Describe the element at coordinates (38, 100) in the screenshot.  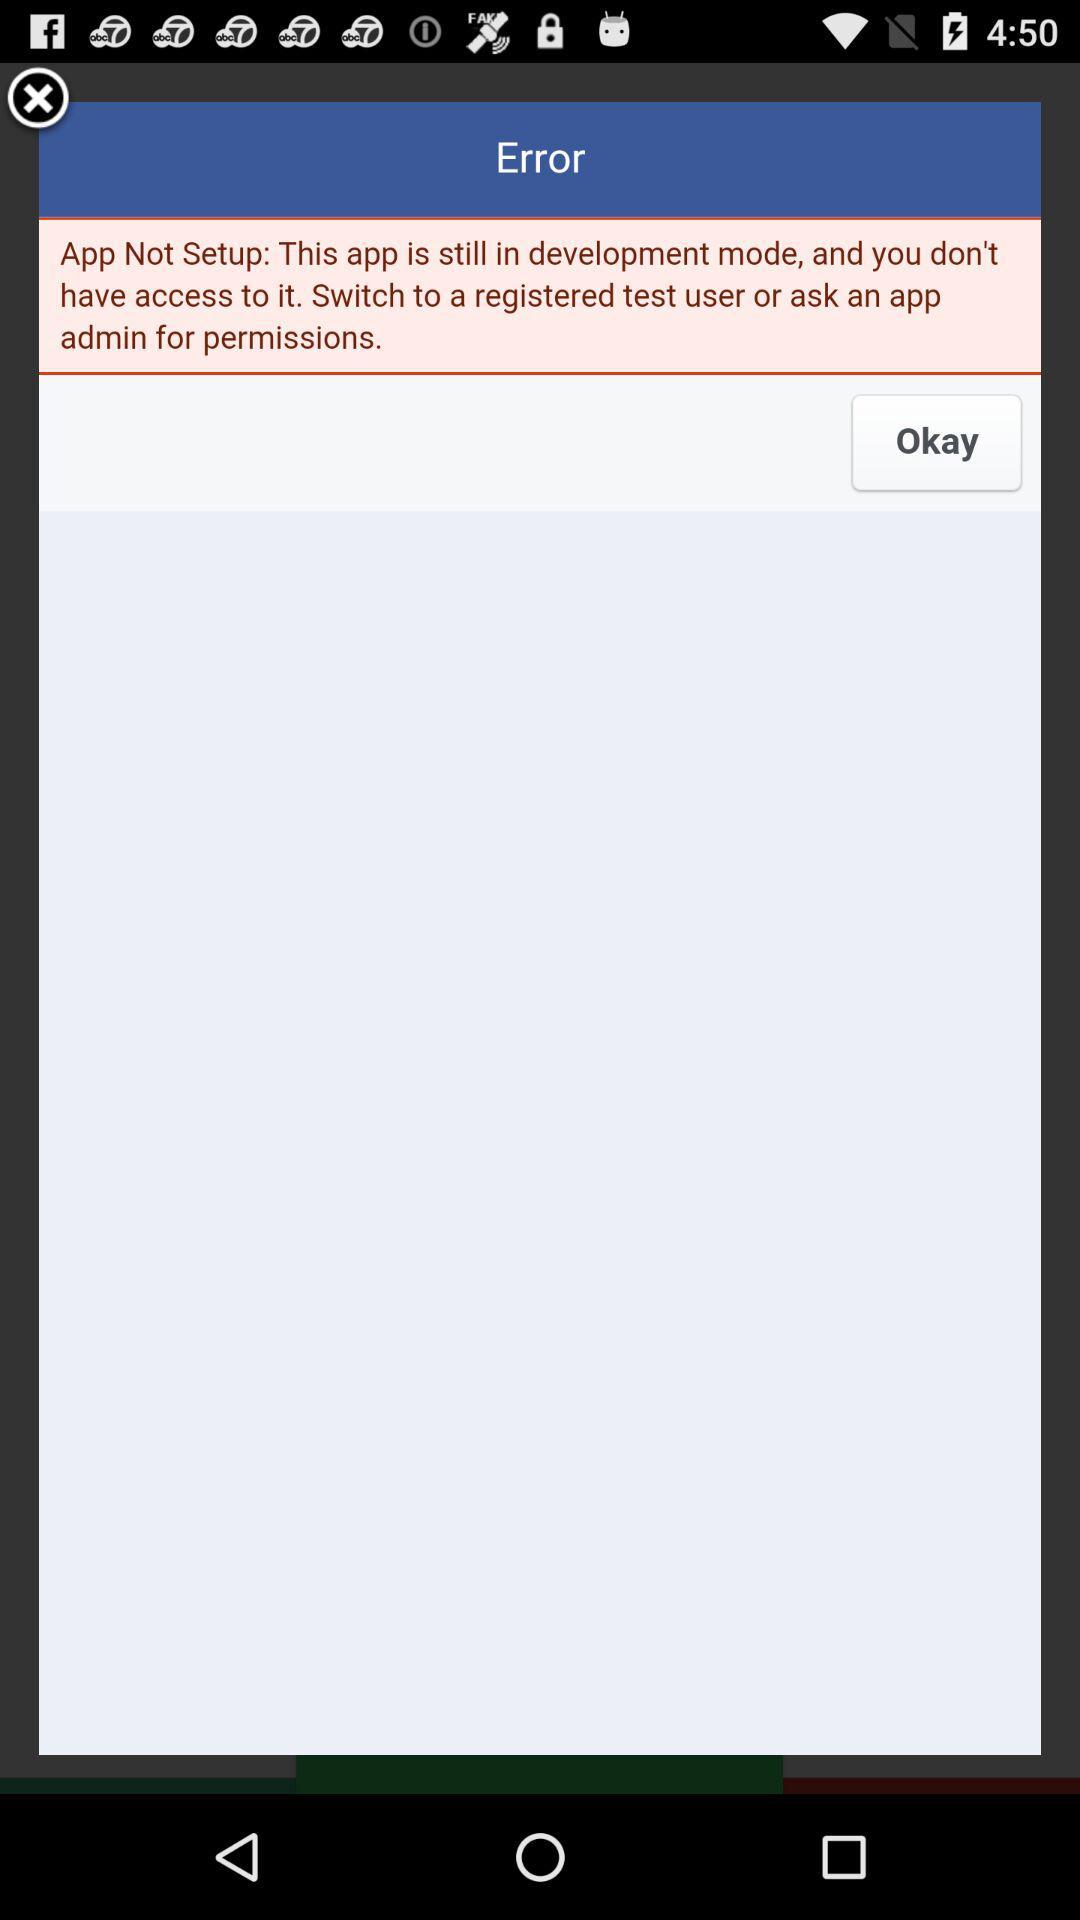
I see `menu` at that location.